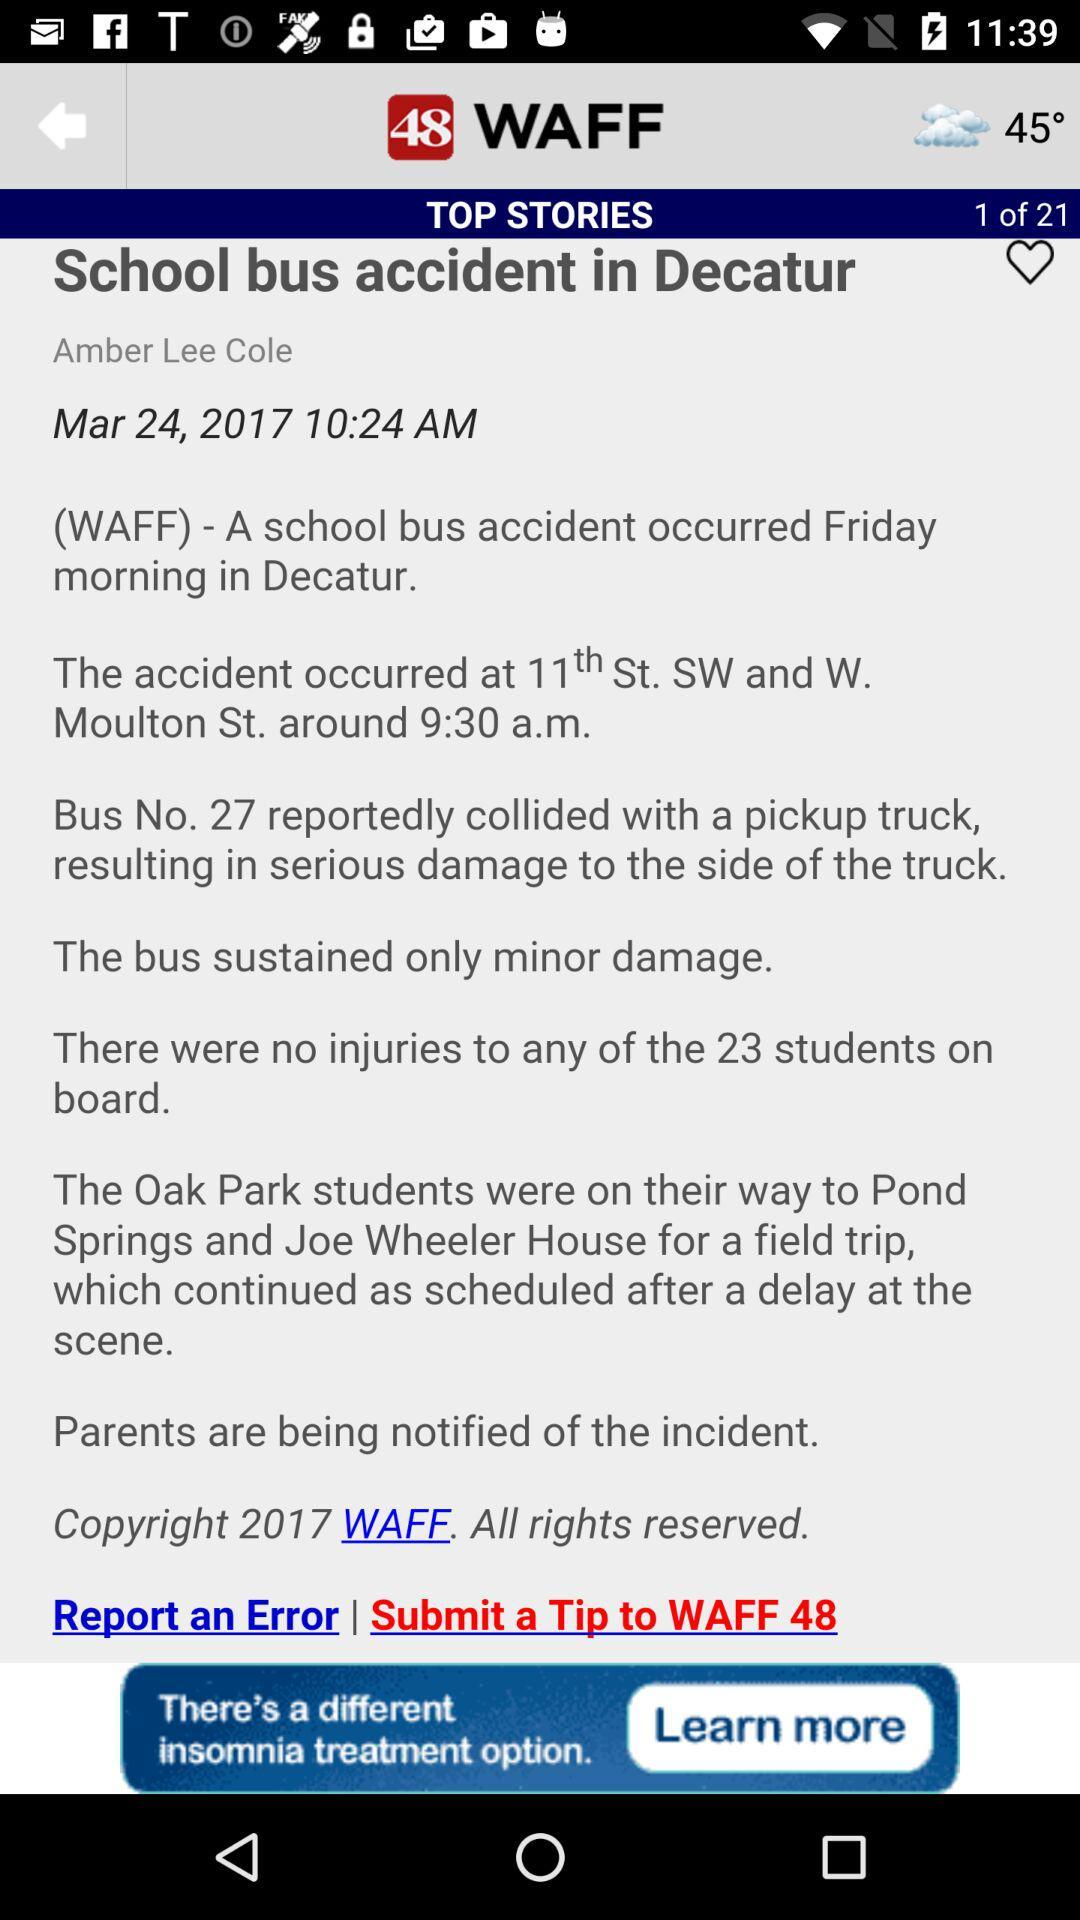 This screenshot has height=1920, width=1080. I want to click on go back, so click(61, 124).